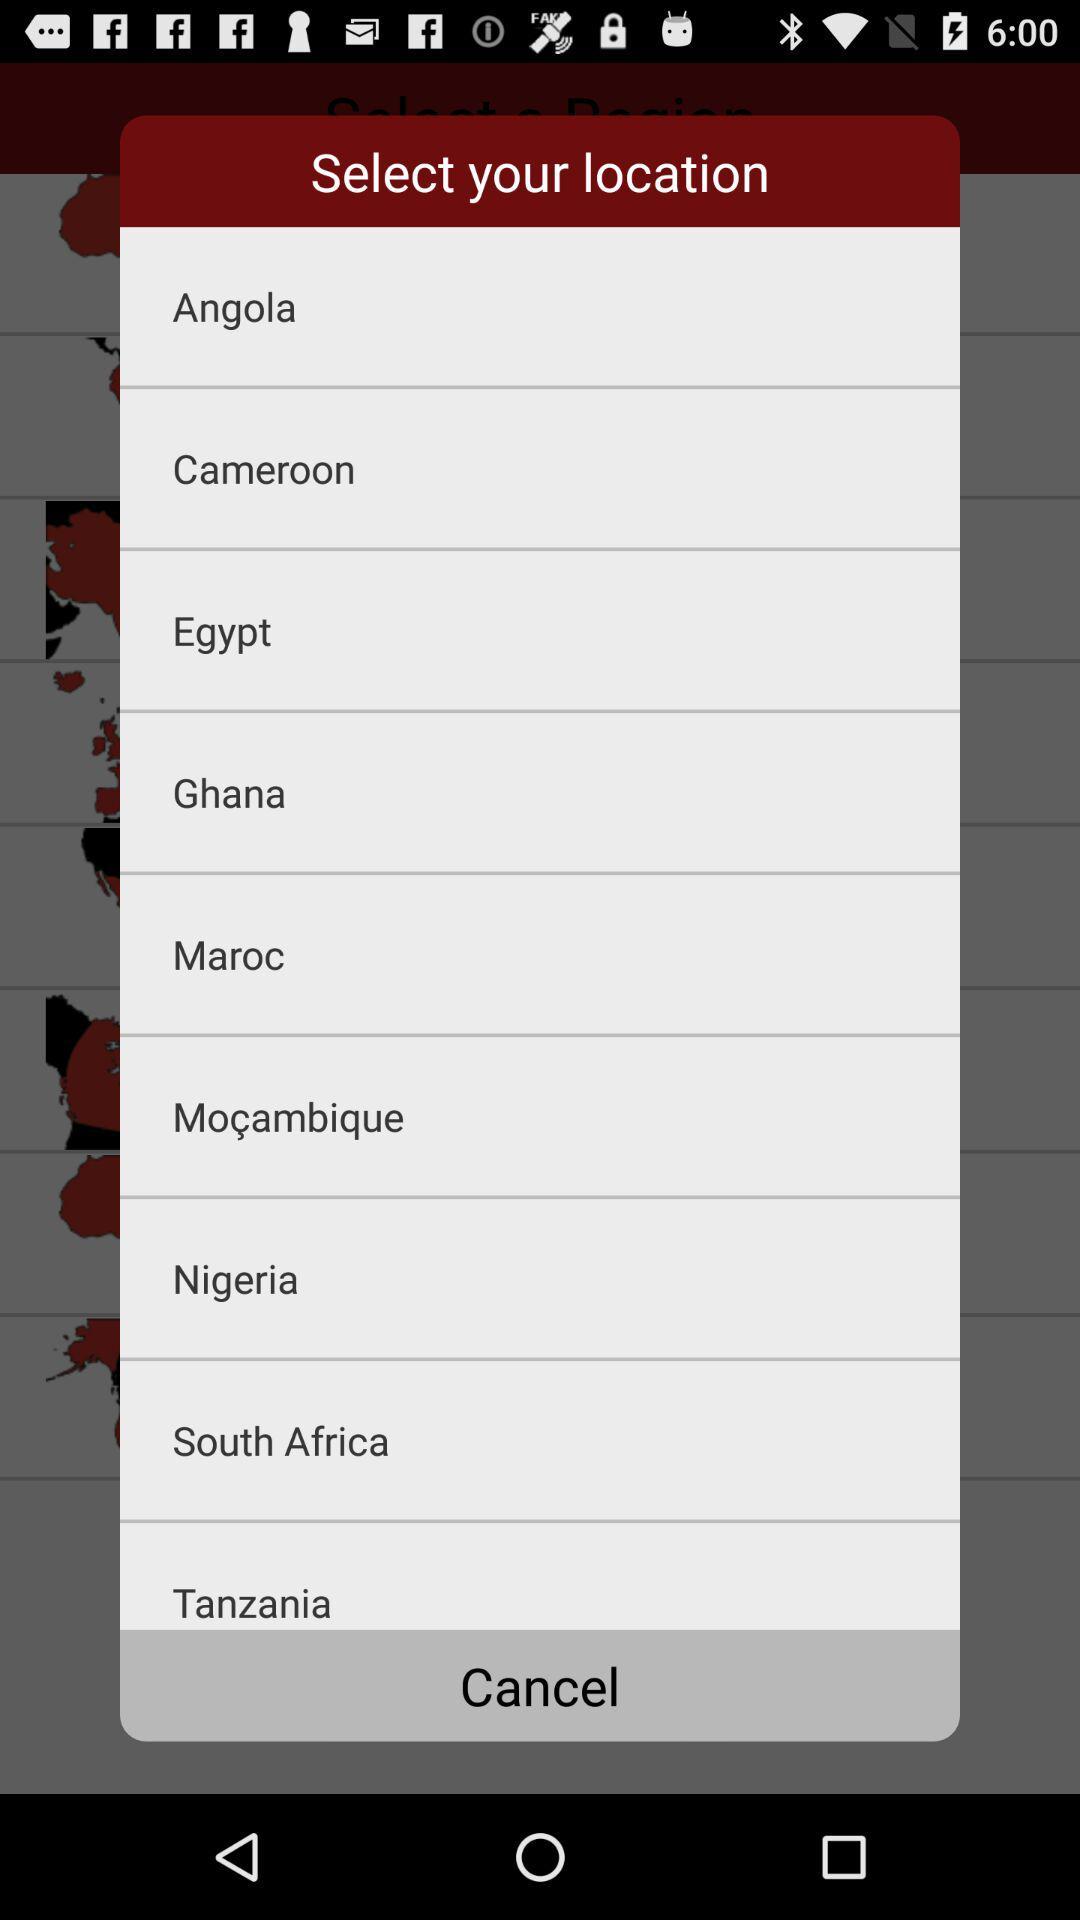  What do you see at coordinates (566, 467) in the screenshot?
I see `the cameroon item` at bounding box center [566, 467].